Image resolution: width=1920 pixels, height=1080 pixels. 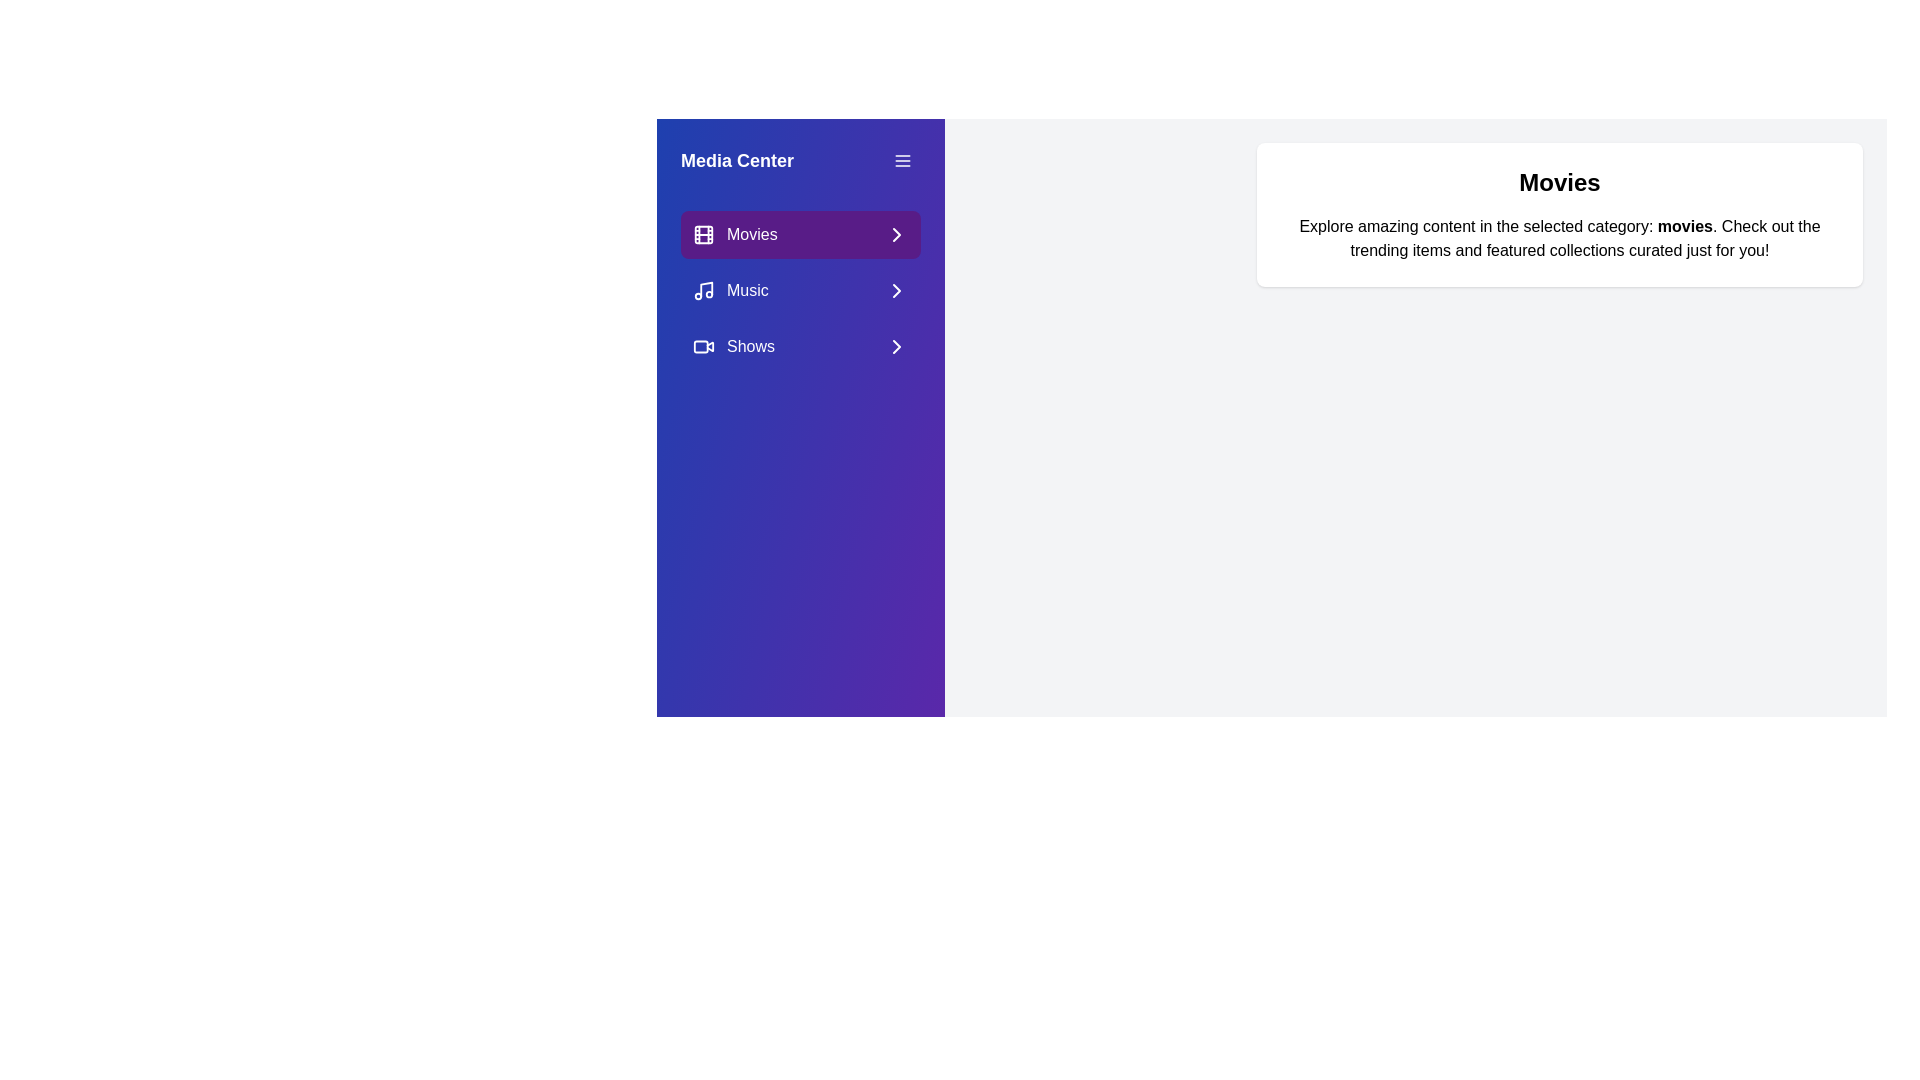 What do you see at coordinates (896, 346) in the screenshot?
I see `the third chevron icon in the left vertical sidebar, located to the right of the 'Shows' text` at bounding box center [896, 346].